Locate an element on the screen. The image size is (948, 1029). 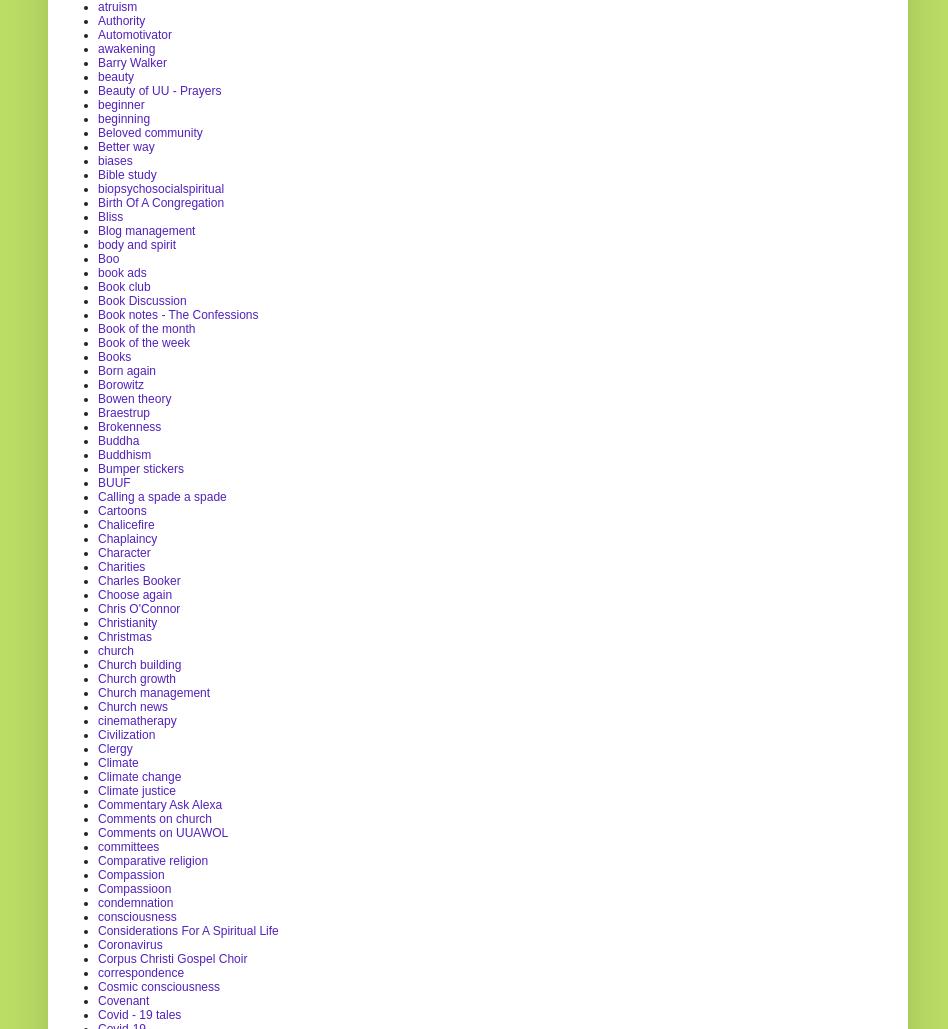
'Comparative religion' is located at coordinates (152, 859).